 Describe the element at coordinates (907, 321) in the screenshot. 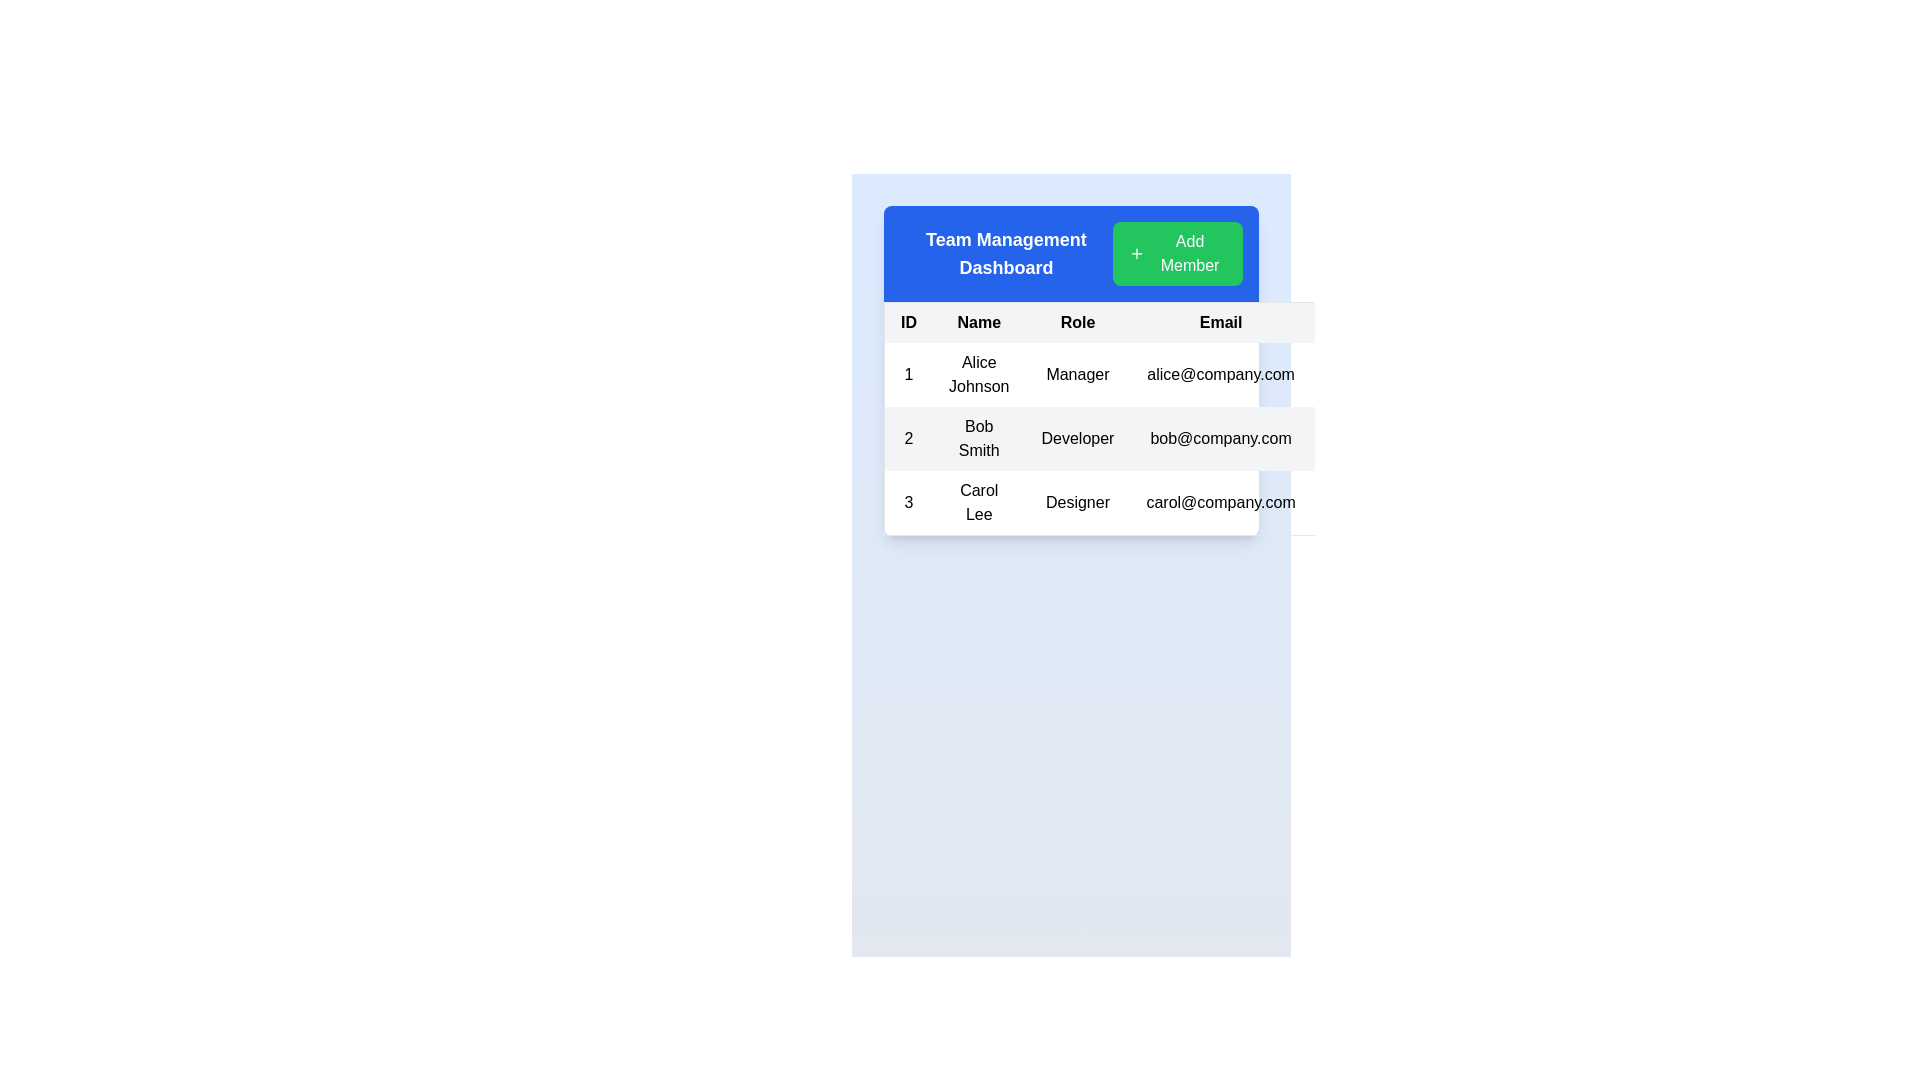

I see `the table header cell that serves as the header label for the column listing unique identifiers for entries in the table, located in the top-left corner of the table` at that location.